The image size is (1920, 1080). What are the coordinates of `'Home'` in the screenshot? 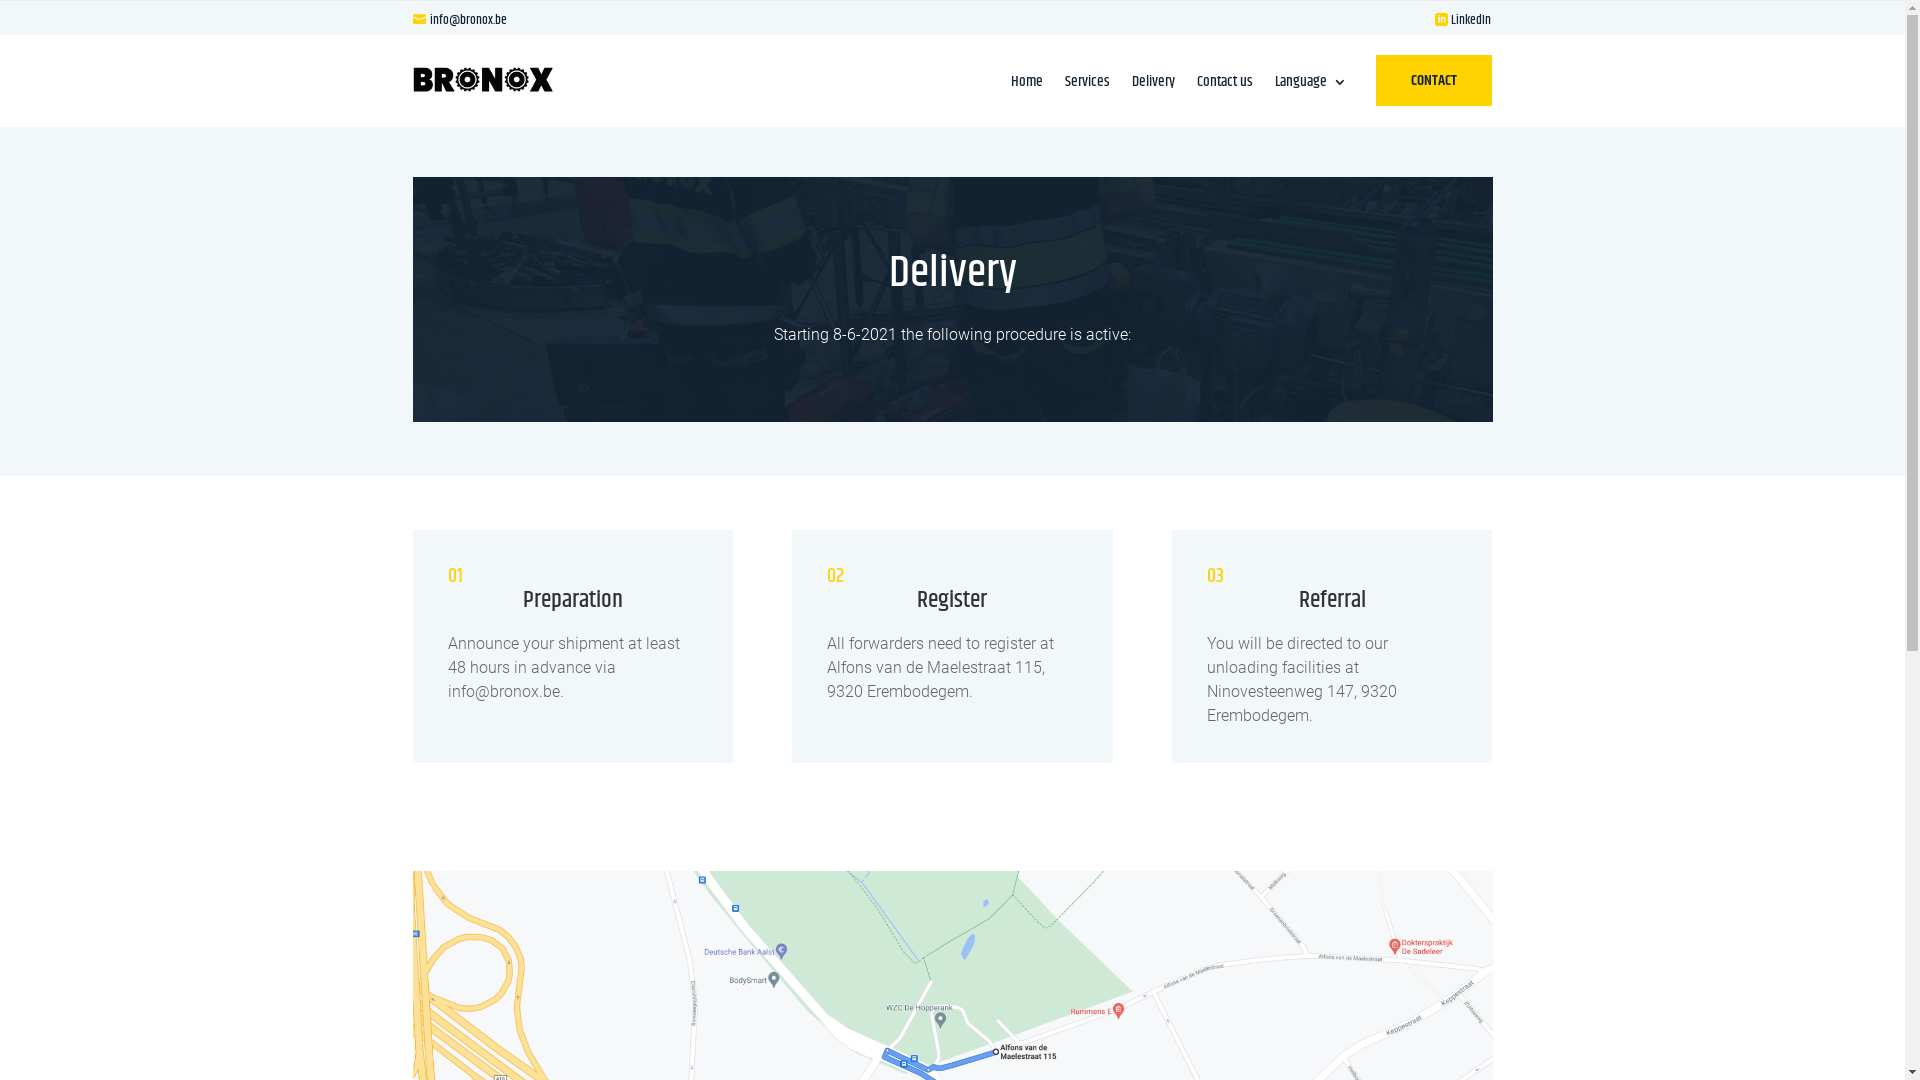 It's located at (1027, 84).